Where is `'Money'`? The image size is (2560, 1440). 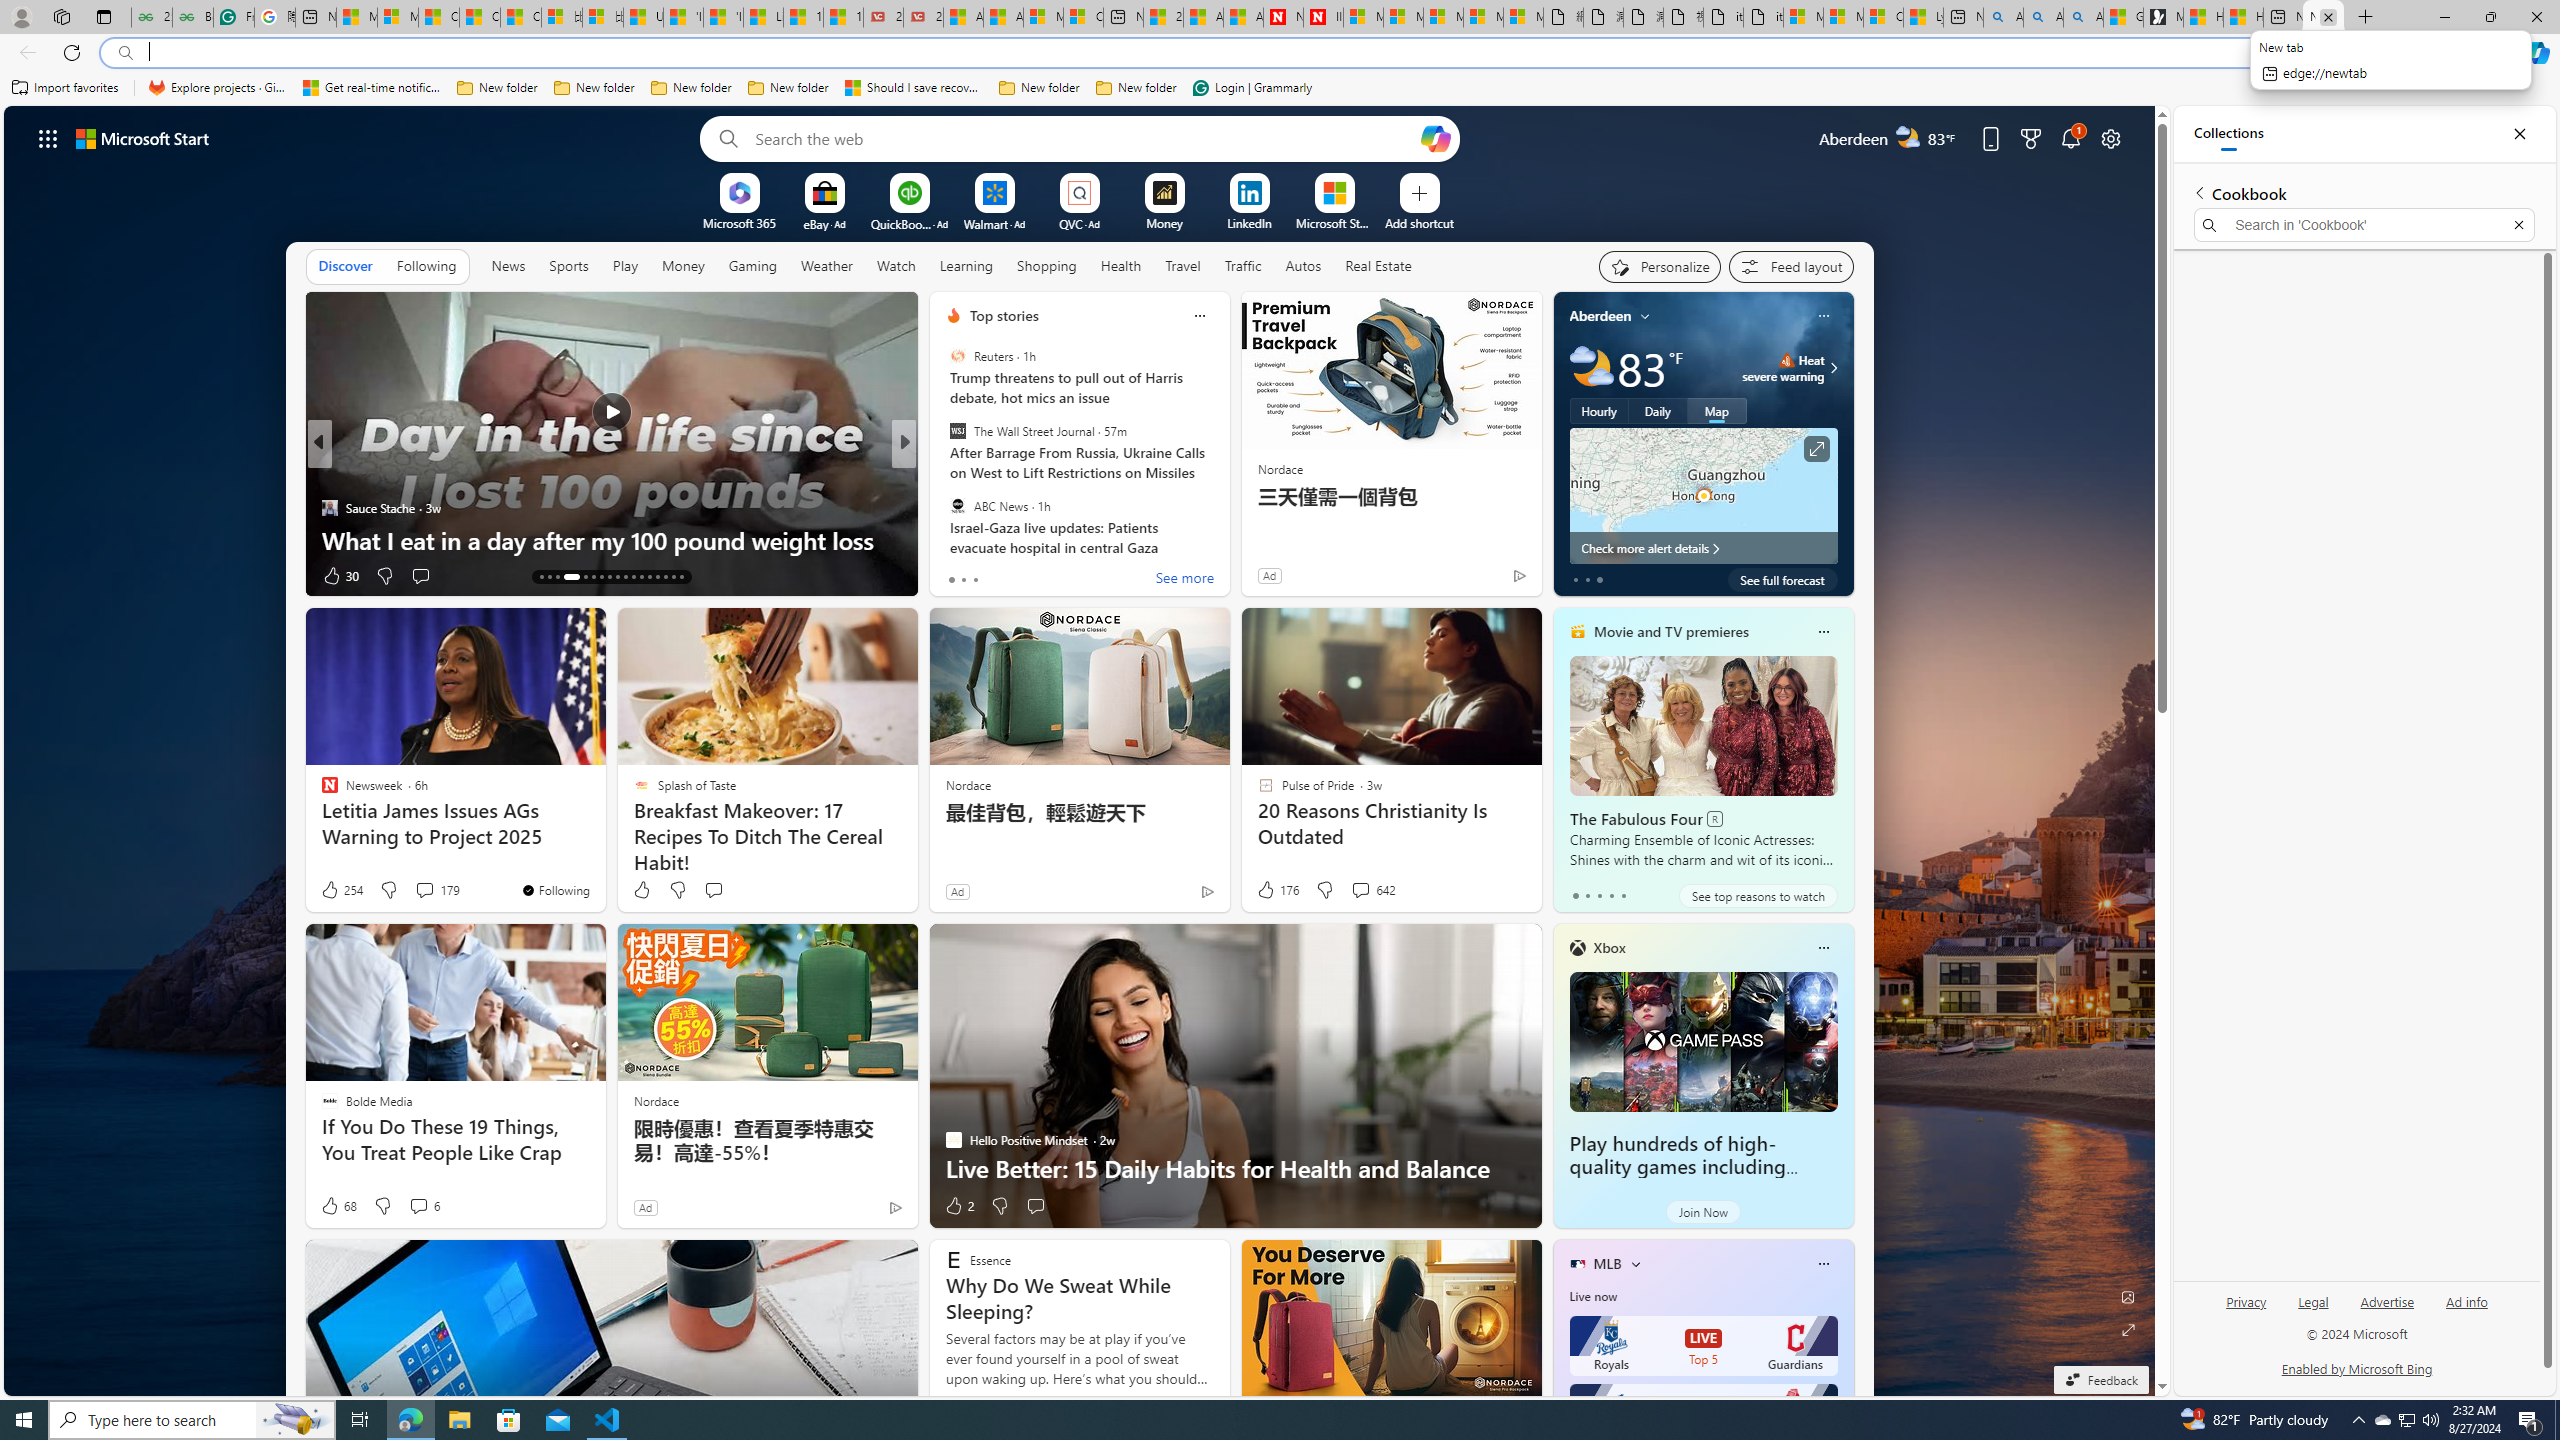
'Money' is located at coordinates (682, 265).